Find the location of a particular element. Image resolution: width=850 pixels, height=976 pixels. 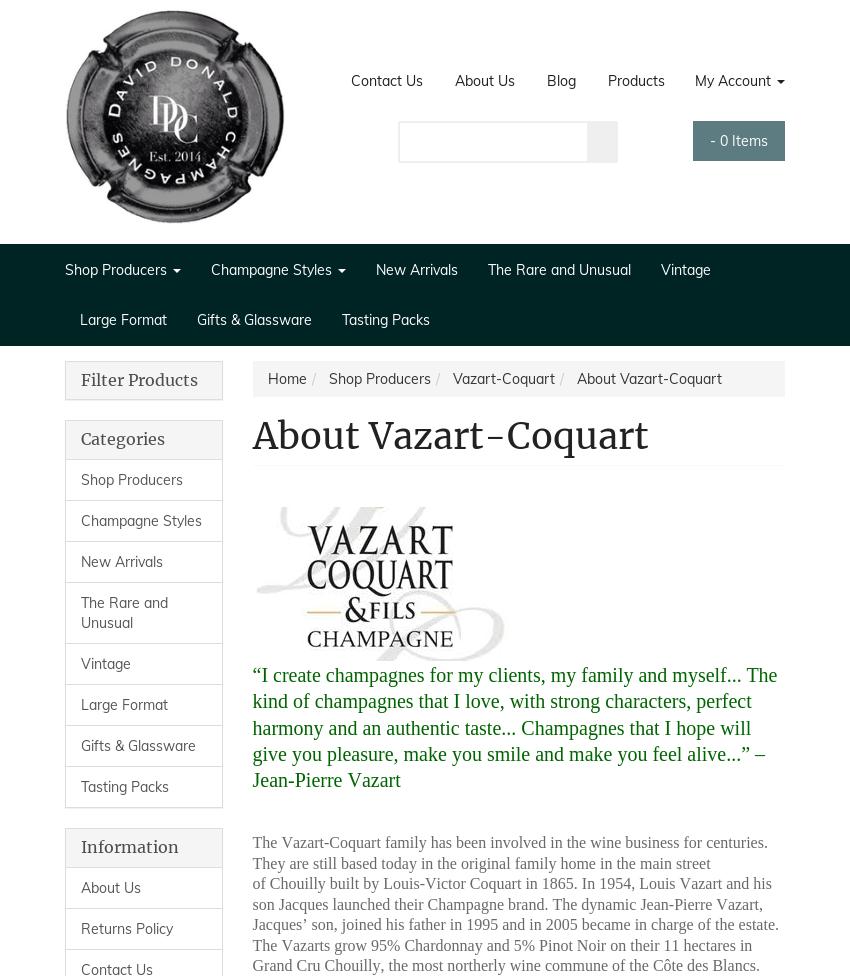

'Returns Policy' is located at coordinates (125, 926).